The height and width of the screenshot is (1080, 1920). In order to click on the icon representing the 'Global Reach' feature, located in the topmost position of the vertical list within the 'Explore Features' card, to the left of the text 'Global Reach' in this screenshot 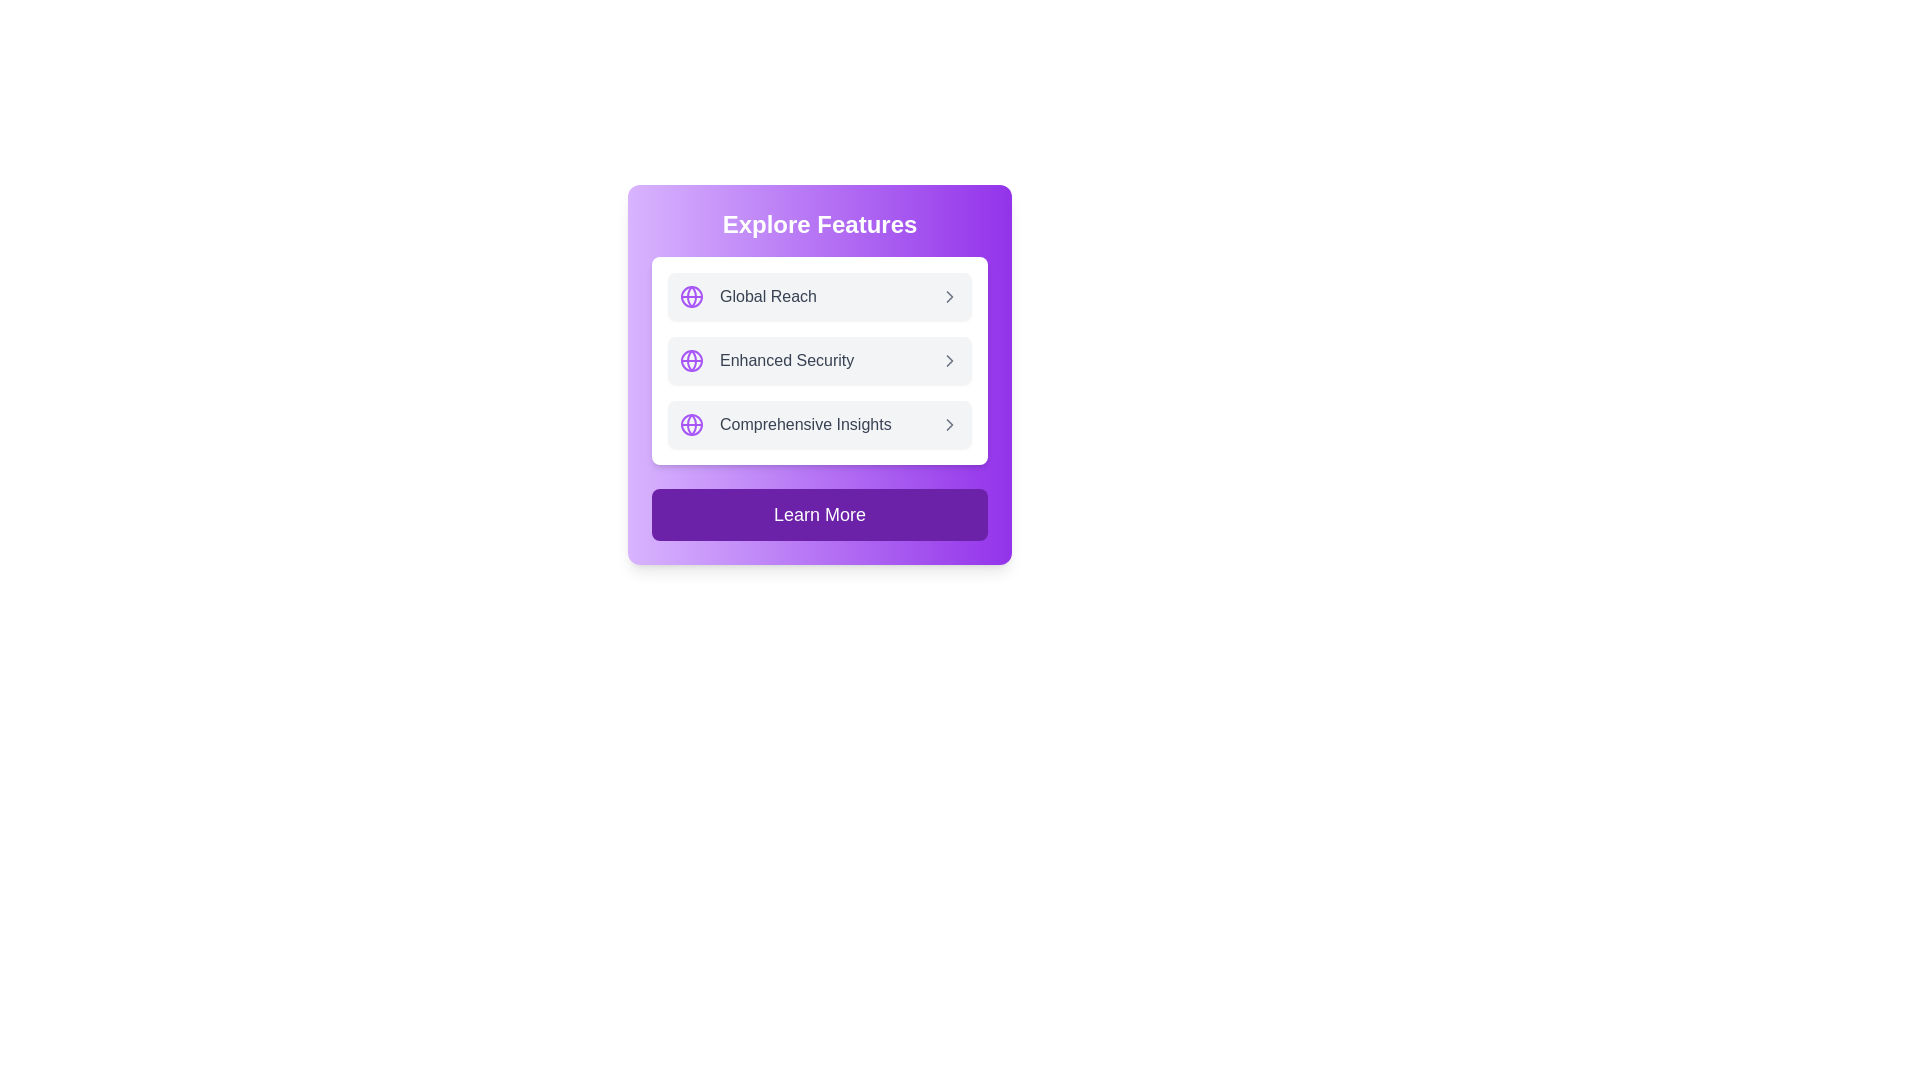, I will do `click(691, 423)`.